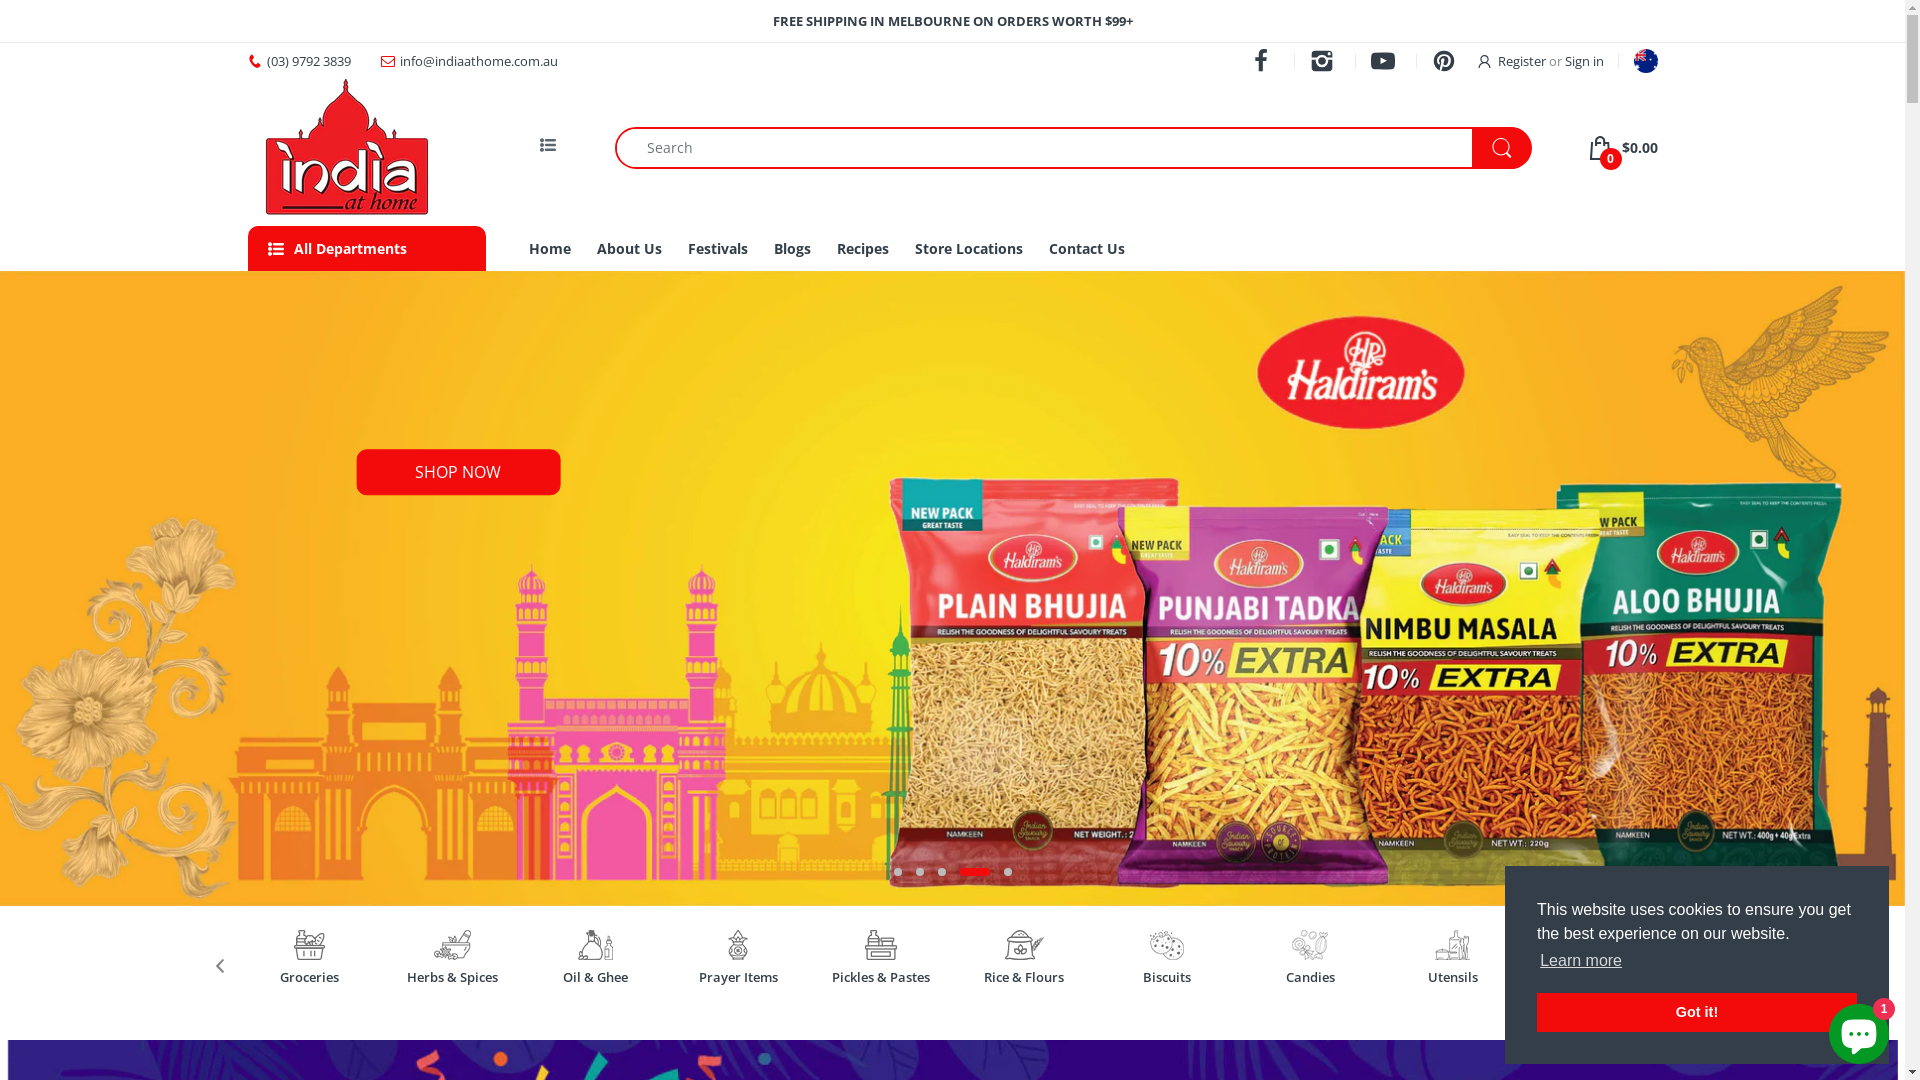  Describe the element at coordinates (1622, 146) in the screenshot. I see `'0` at that location.